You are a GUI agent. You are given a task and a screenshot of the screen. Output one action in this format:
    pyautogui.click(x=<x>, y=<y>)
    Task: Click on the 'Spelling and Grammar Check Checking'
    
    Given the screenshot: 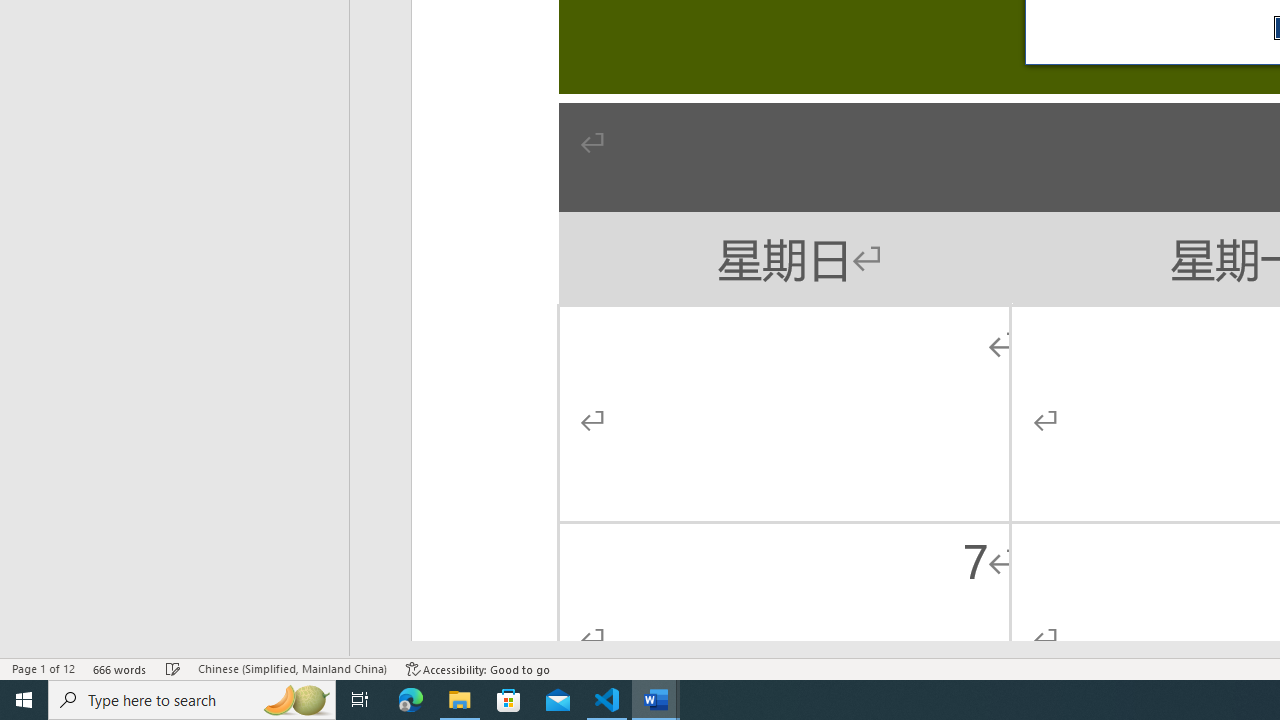 What is the action you would take?
    pyautogui.click(x=173, y=669)
    